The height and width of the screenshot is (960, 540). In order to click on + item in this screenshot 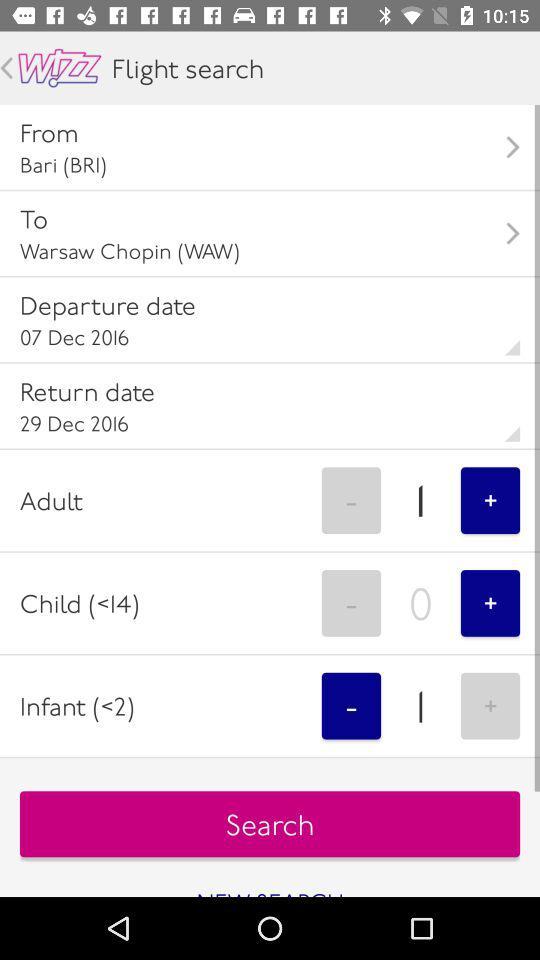, I will do `click(489, 602)`.